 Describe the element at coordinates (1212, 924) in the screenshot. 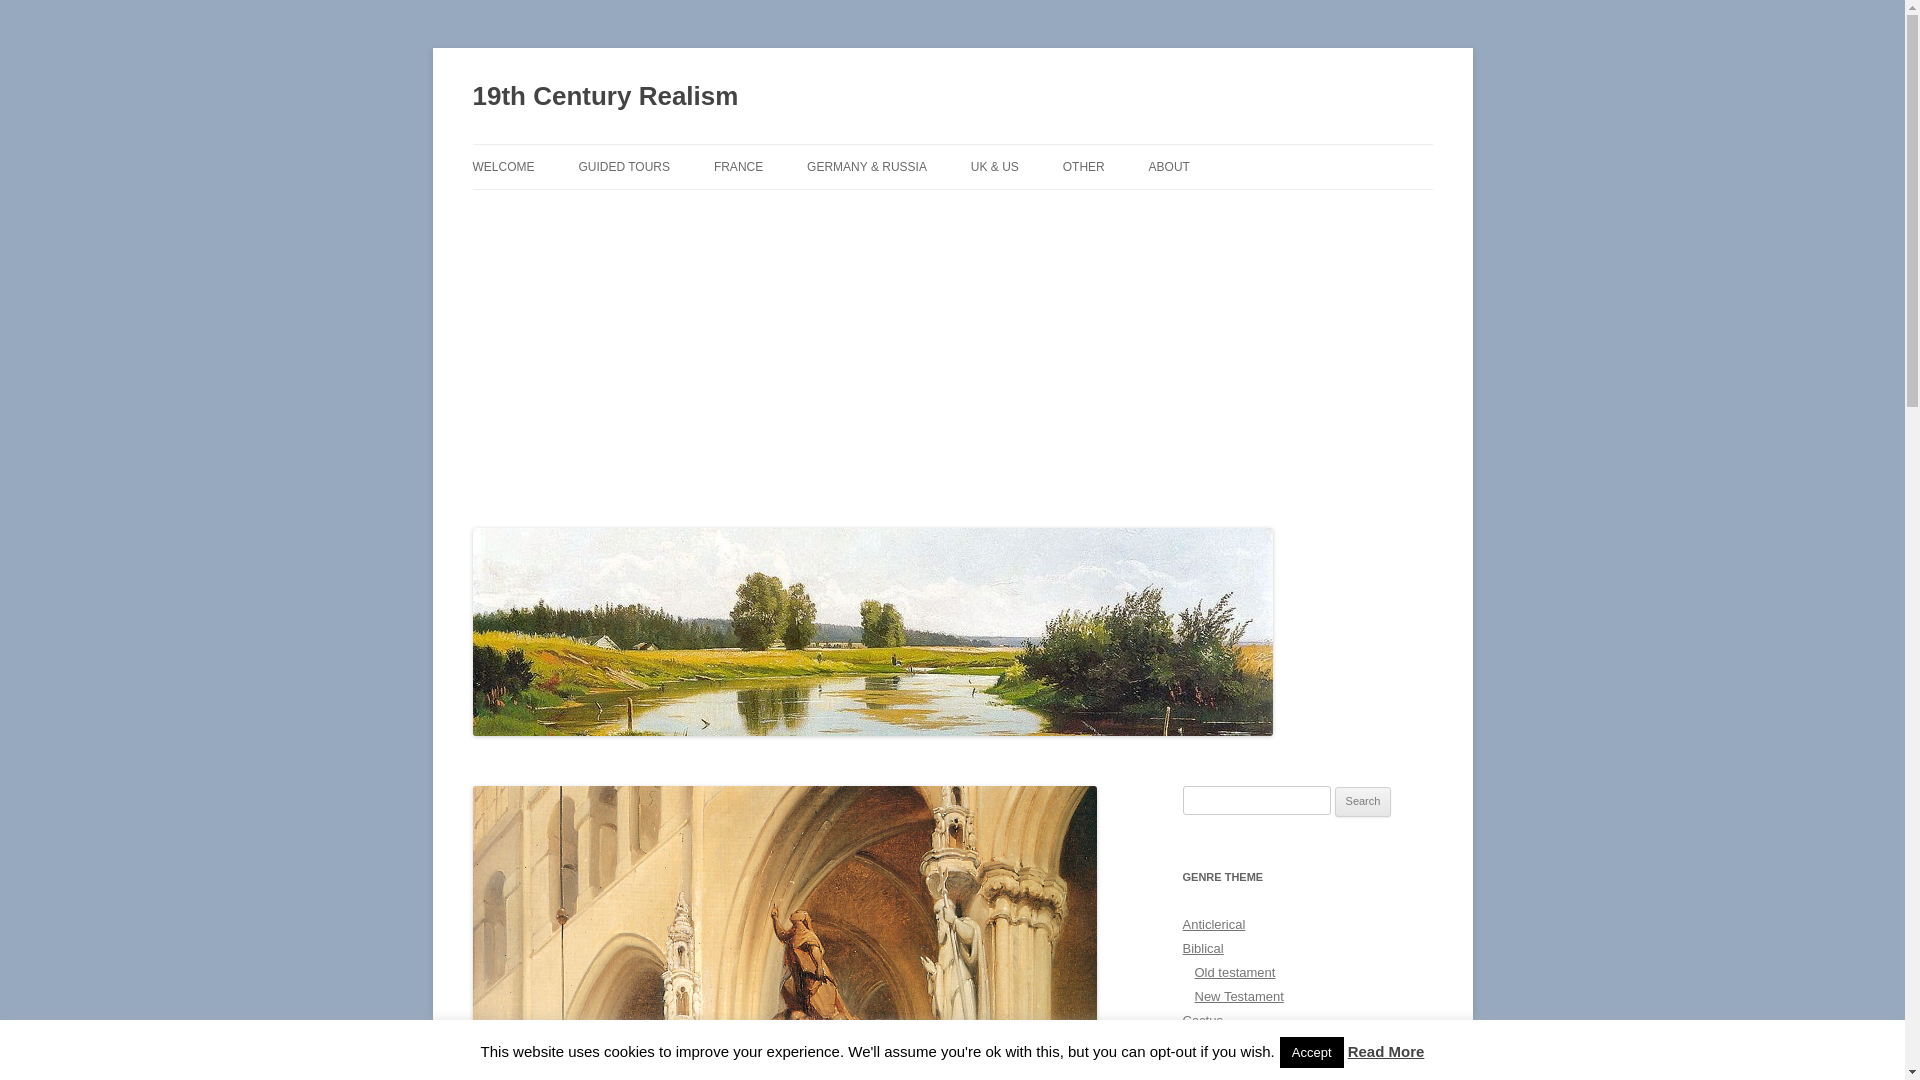

I see `'Anticlerical'` at that location.